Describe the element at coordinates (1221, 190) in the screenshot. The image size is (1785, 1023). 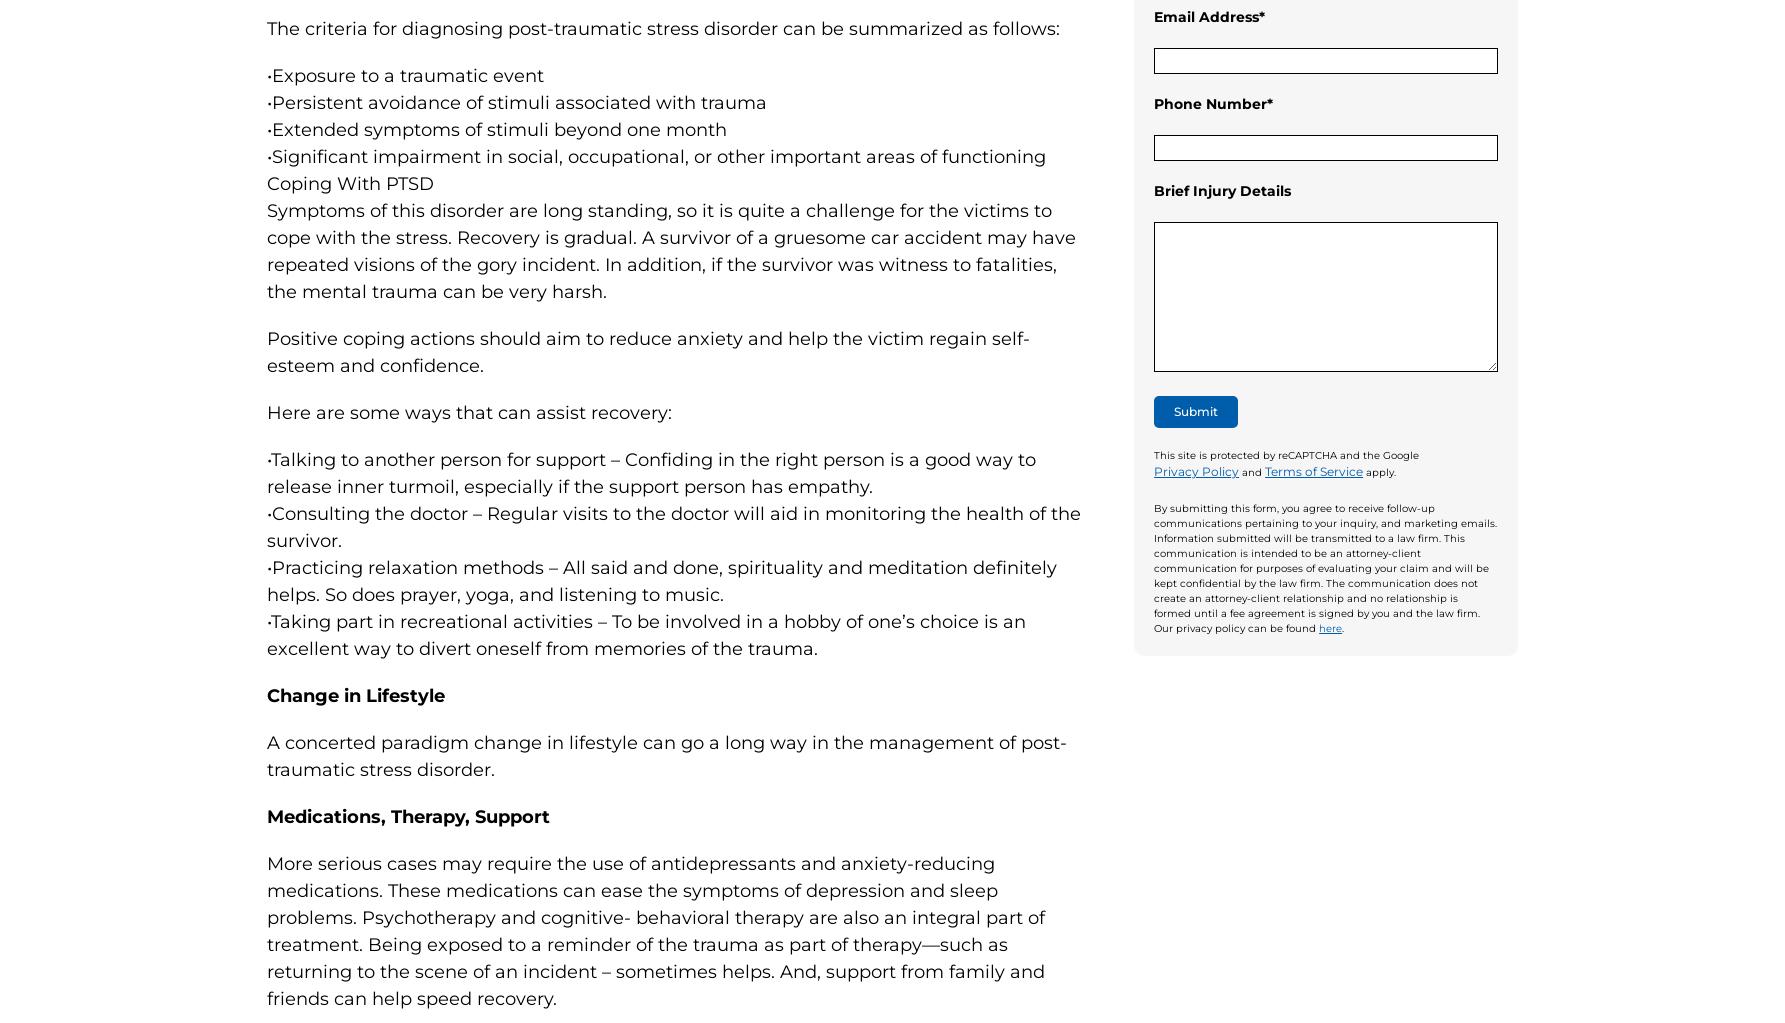
I see `'Brief Injury Details'` at that location.